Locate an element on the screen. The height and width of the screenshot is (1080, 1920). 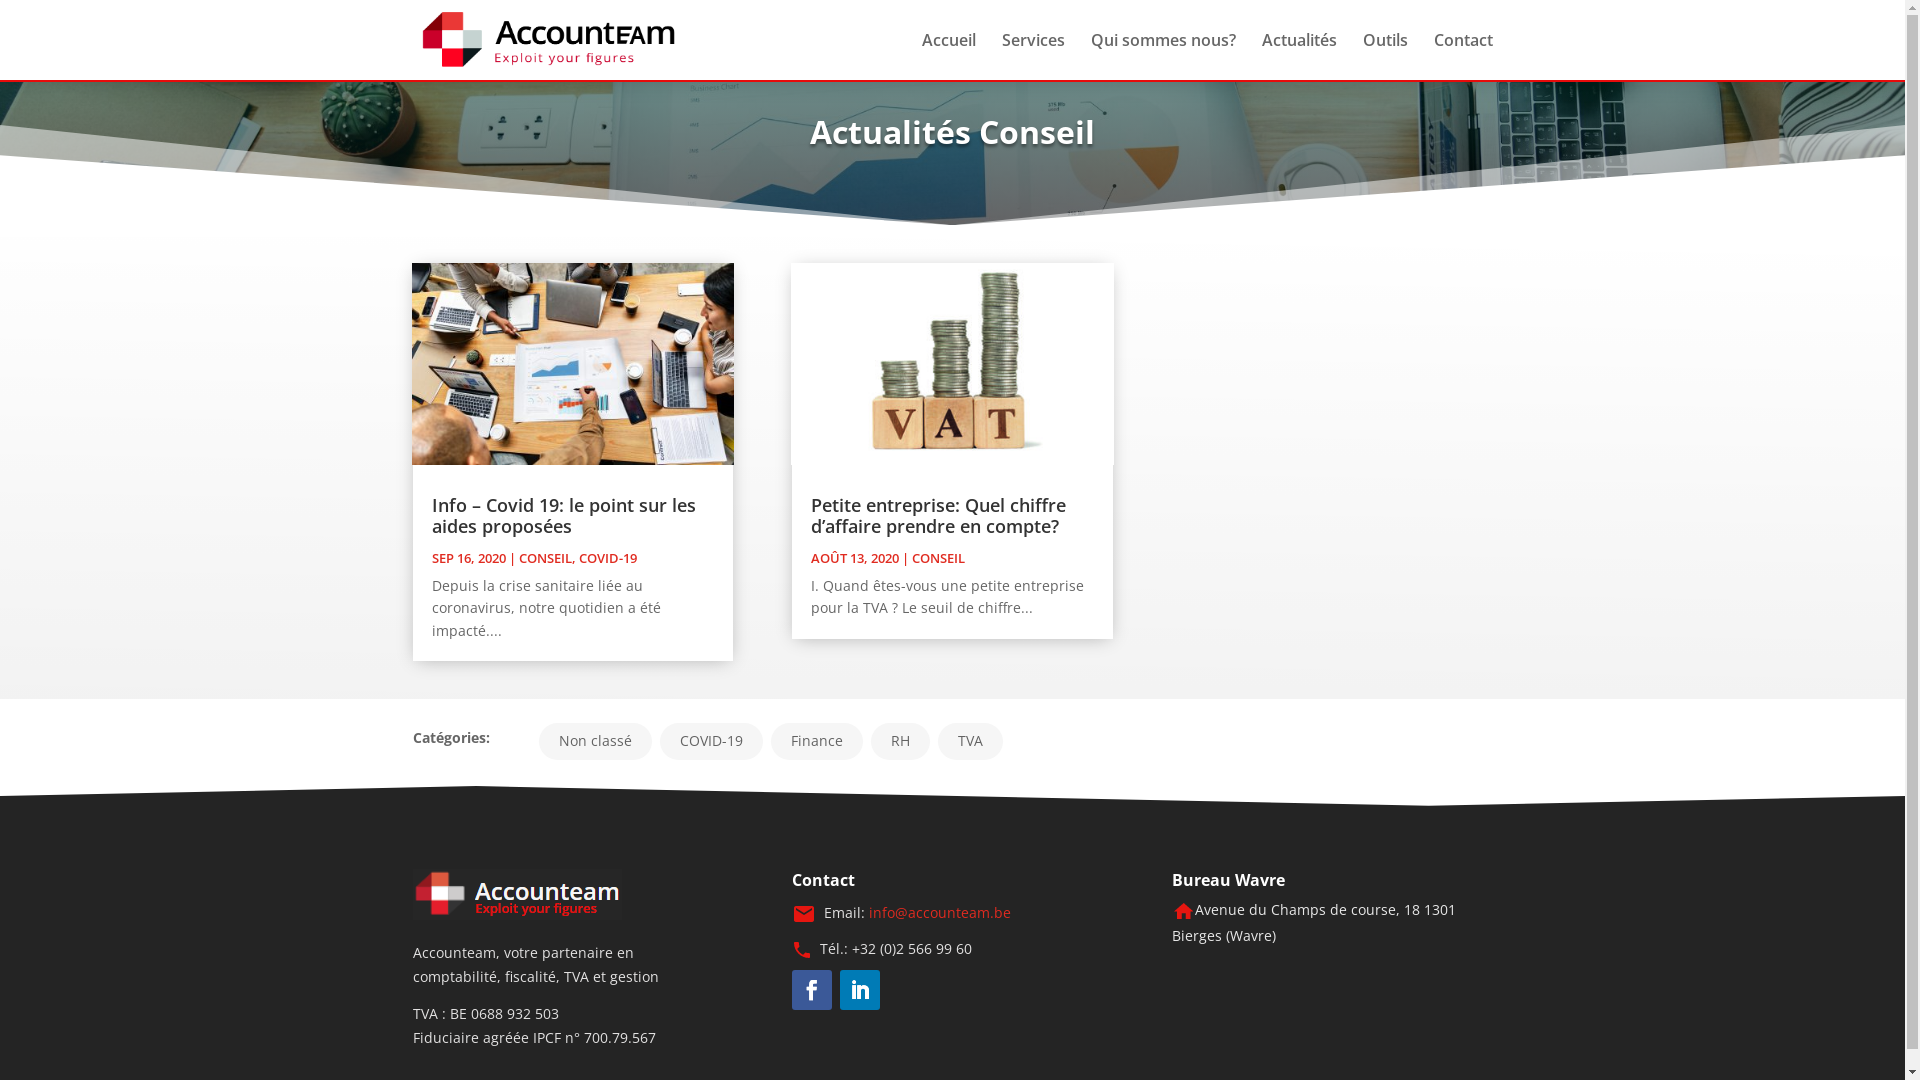
'Contact' is located at coordinates (1463, 55).